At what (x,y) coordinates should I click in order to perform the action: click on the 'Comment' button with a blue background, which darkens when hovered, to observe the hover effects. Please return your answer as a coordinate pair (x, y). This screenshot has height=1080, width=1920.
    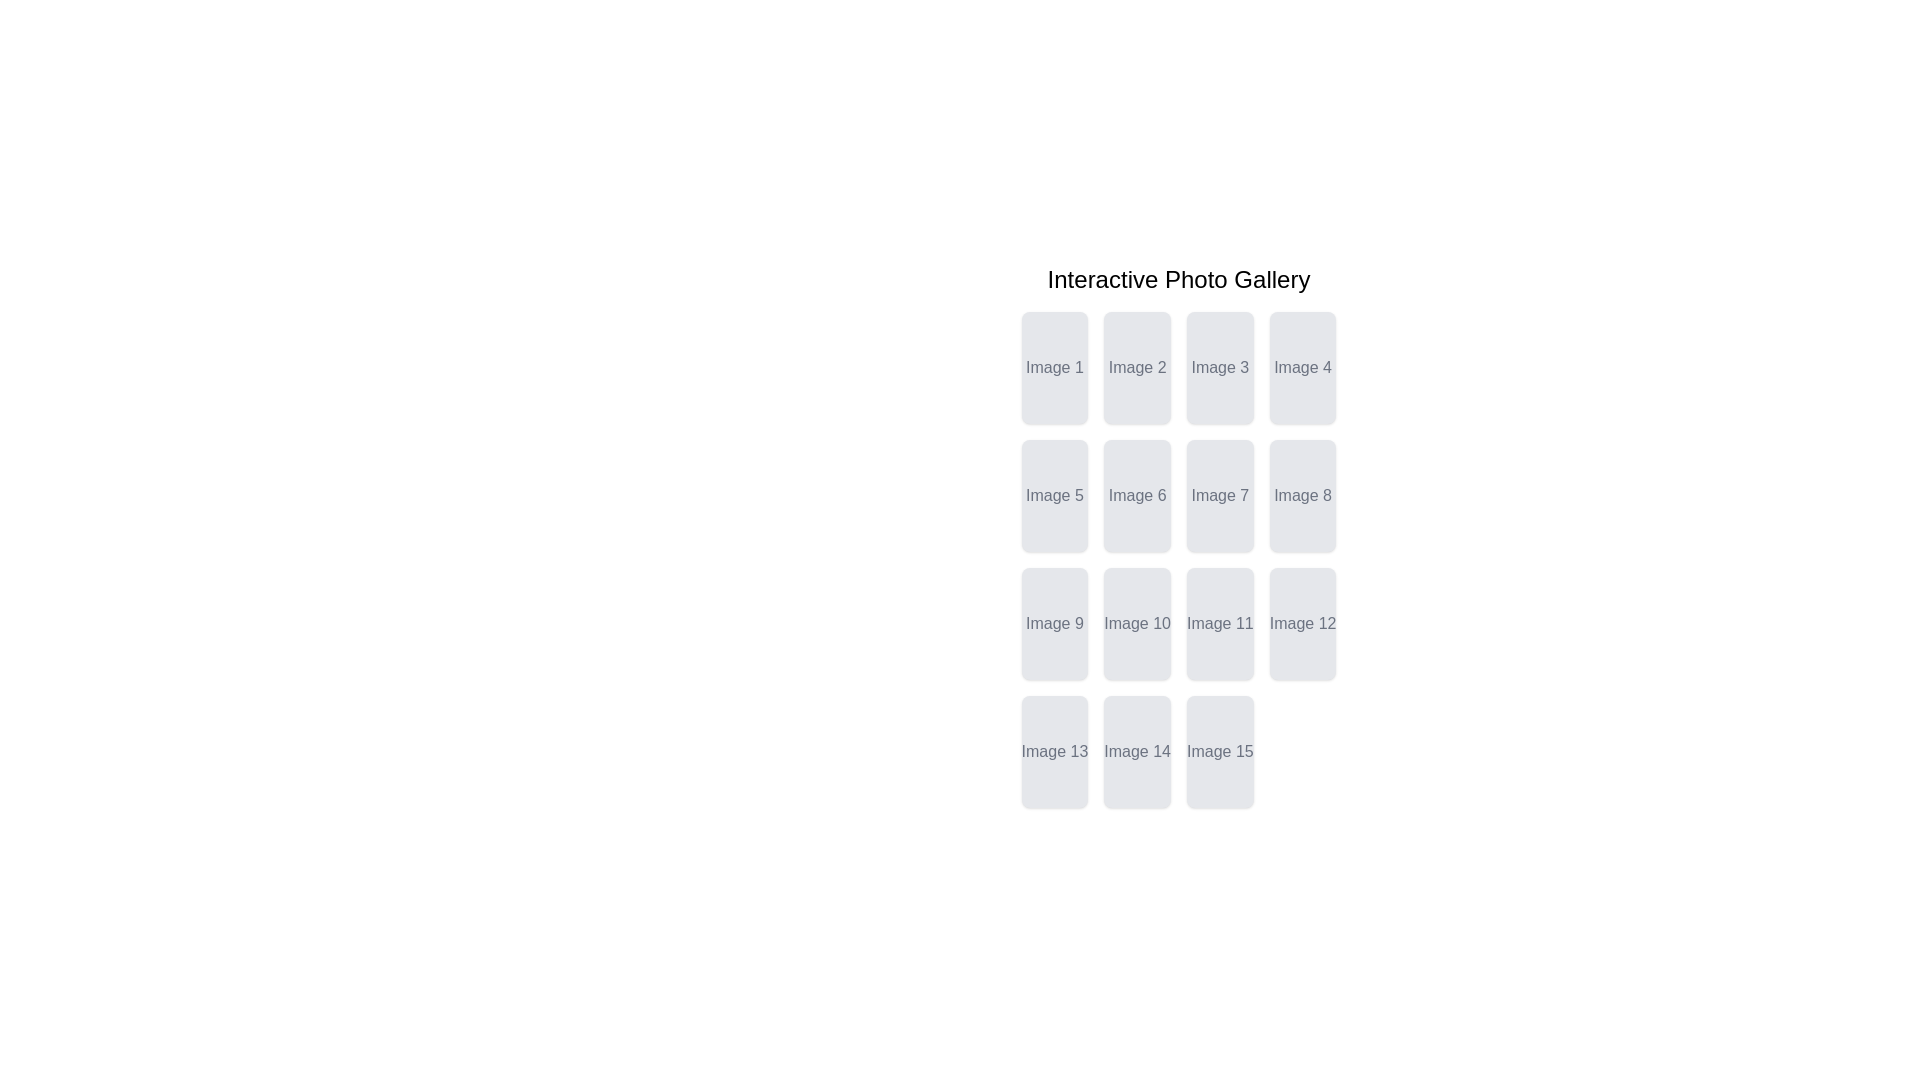
    Looking at the image, I should click on (1219, 531).